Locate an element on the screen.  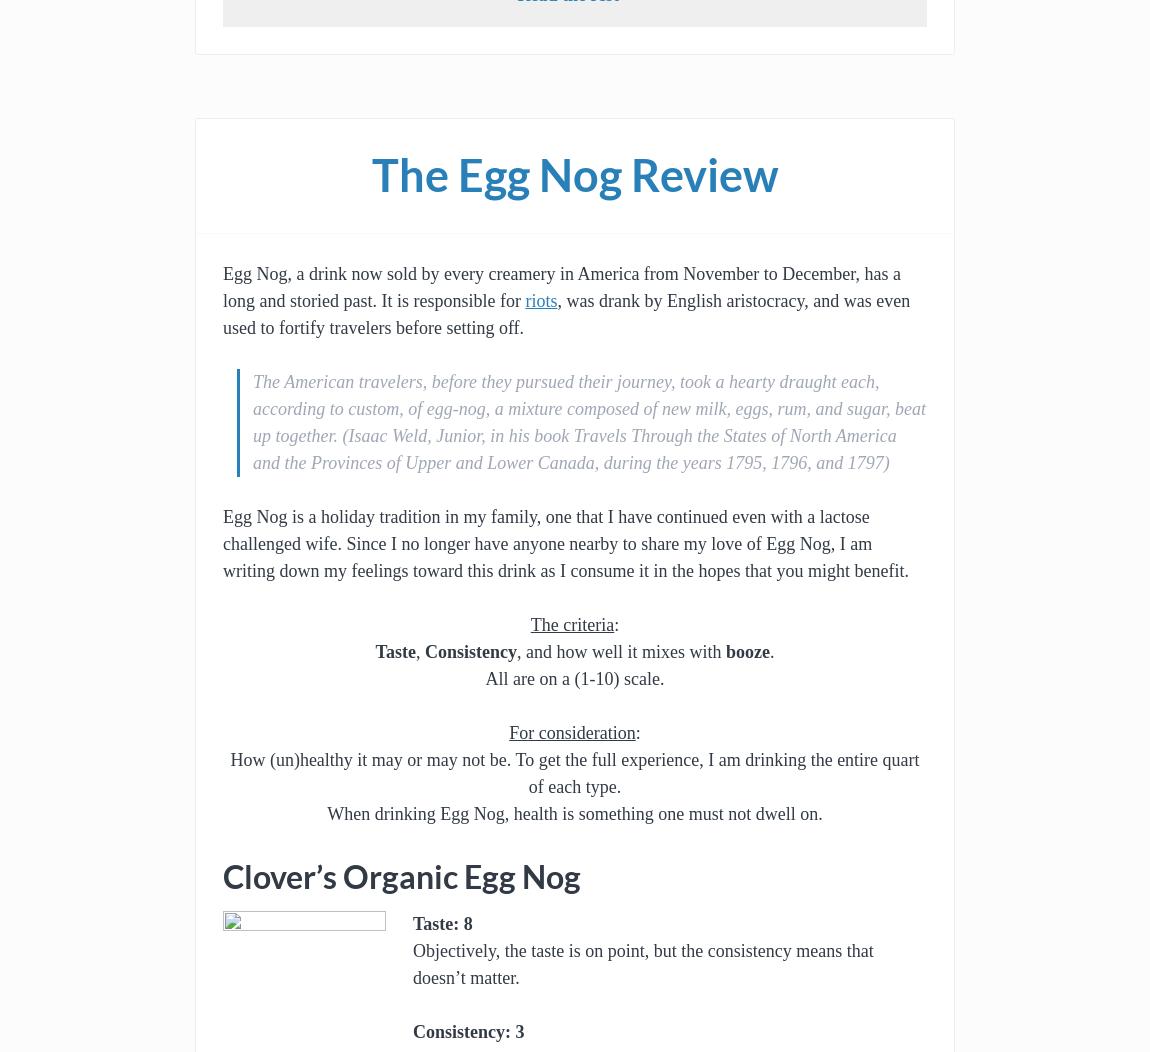
'For consideration' is located at coordinates (572, 733).